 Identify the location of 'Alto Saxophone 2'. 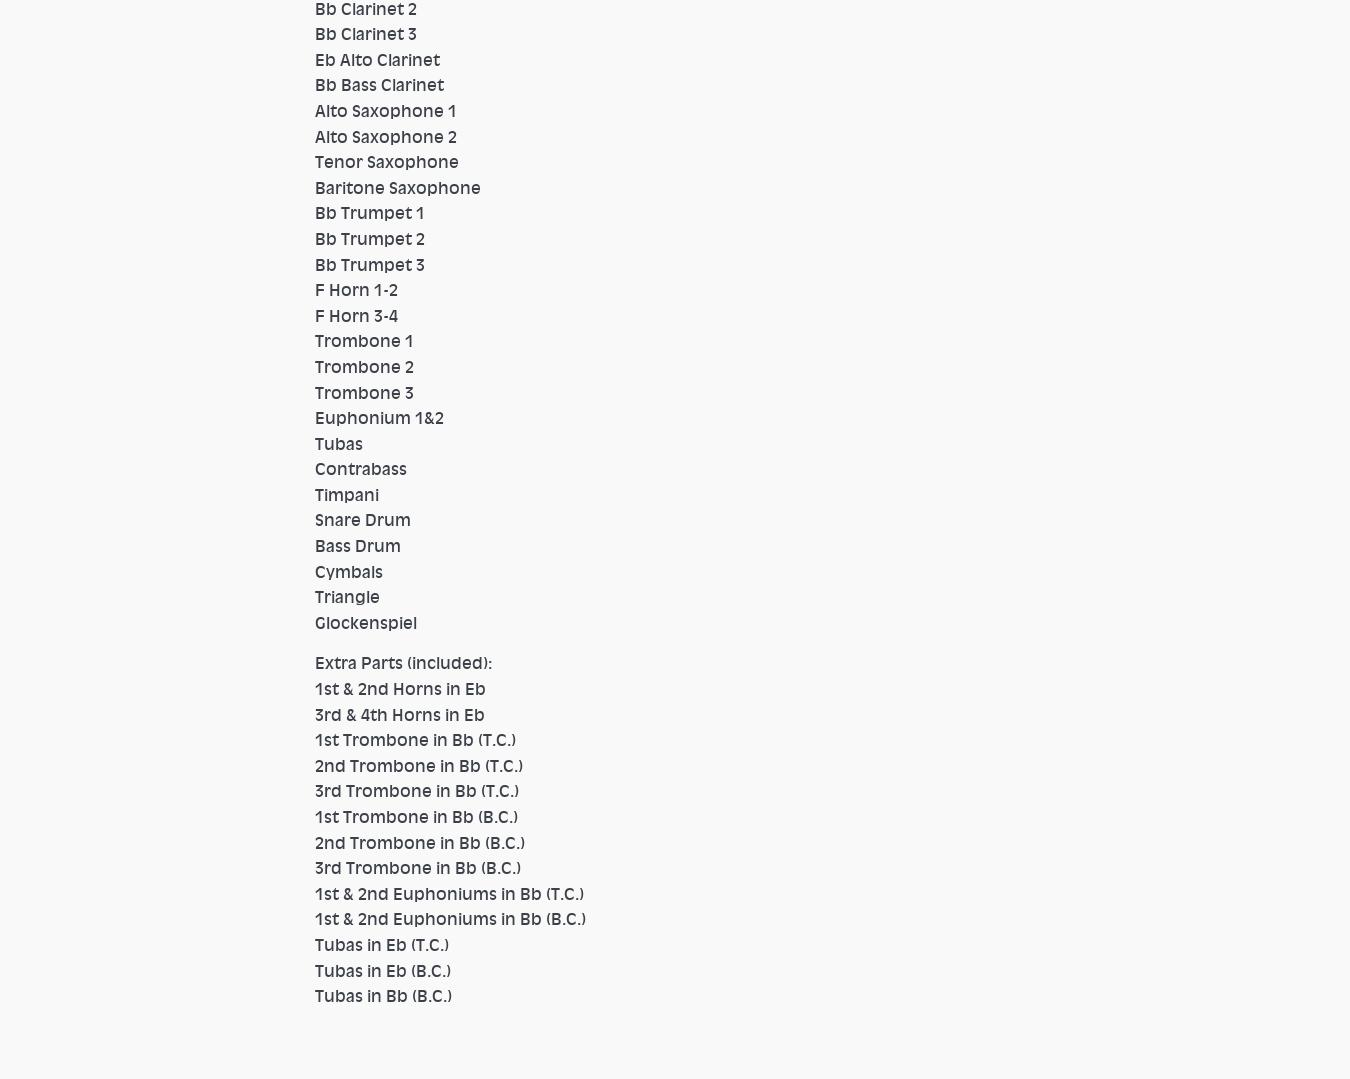
(394, 134).